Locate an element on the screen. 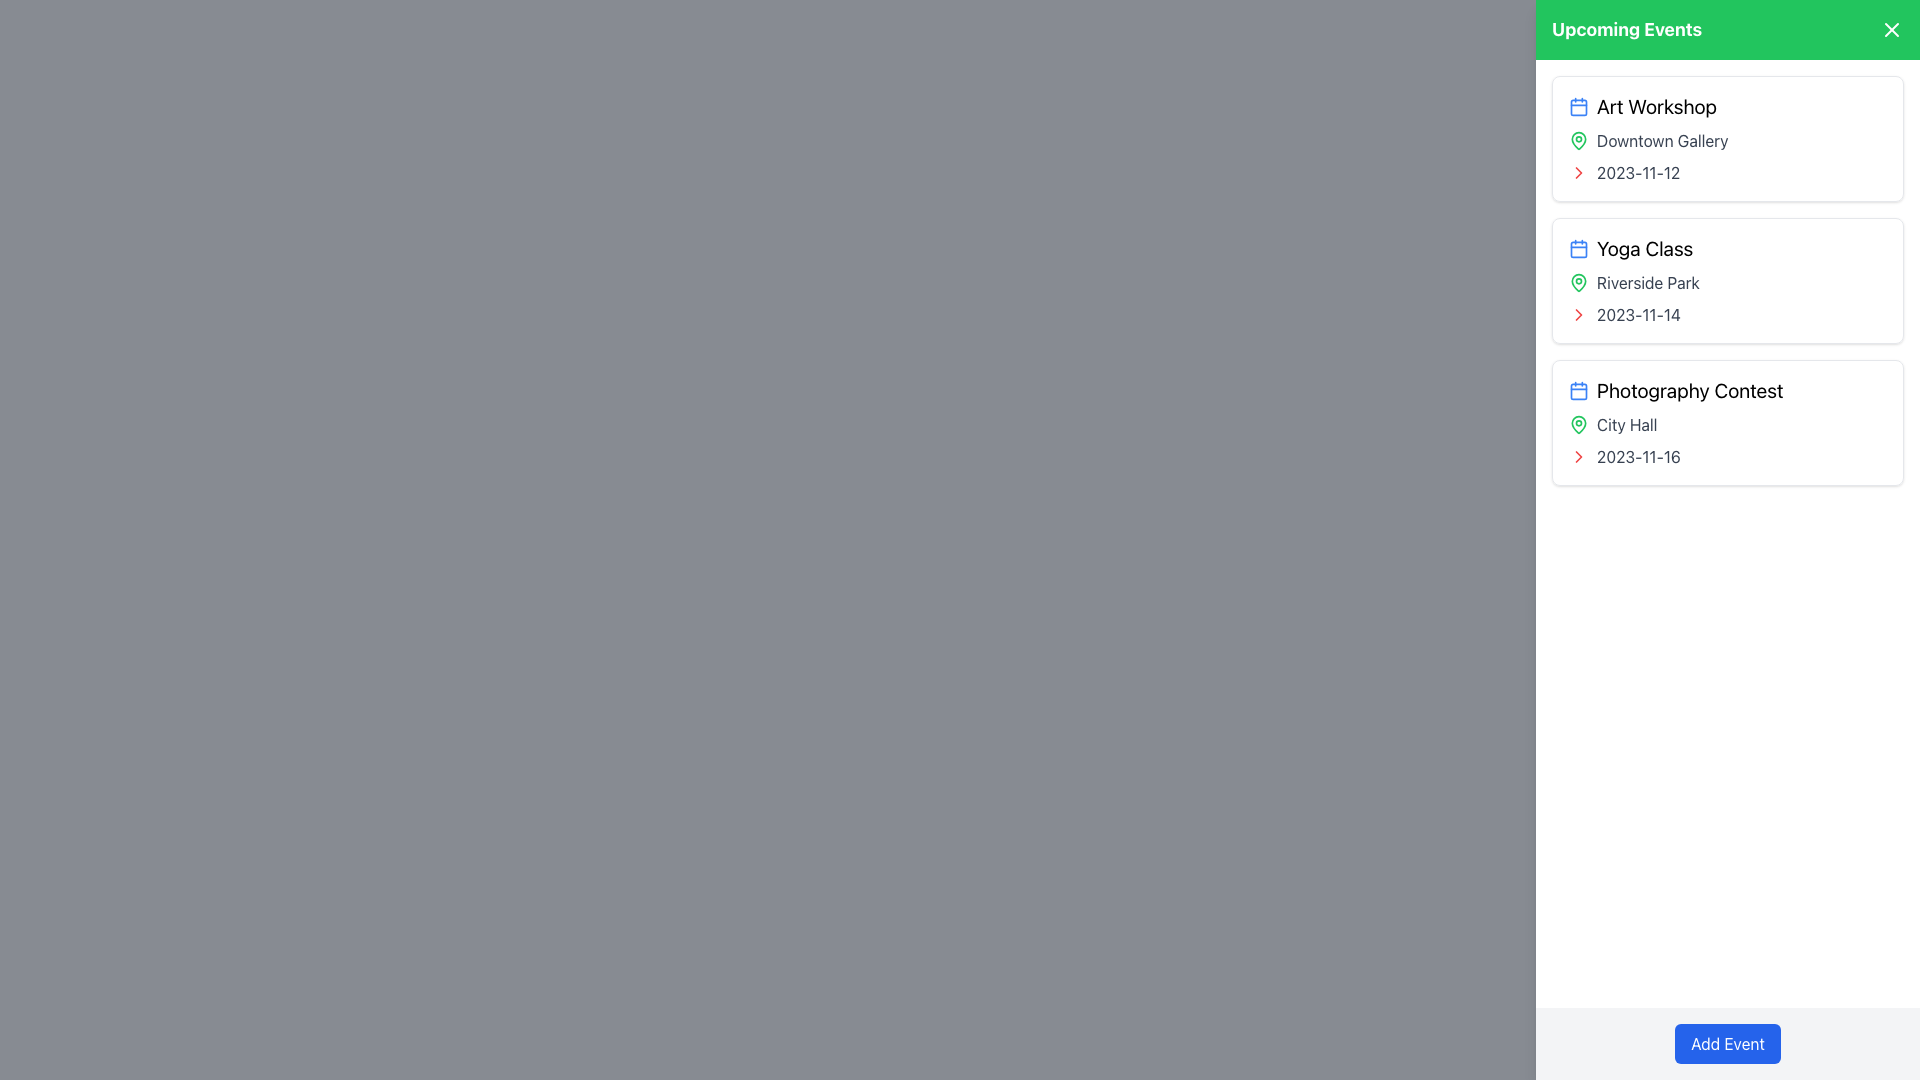 Image resolution: width=1920 pixels, height=1080 pixels. the event icon located at the top-left corner of the 'Art Workshop' card within the 'Upcoming Events' panel, which symbolizes the event's schedule is located at coordinates (1578, 107).